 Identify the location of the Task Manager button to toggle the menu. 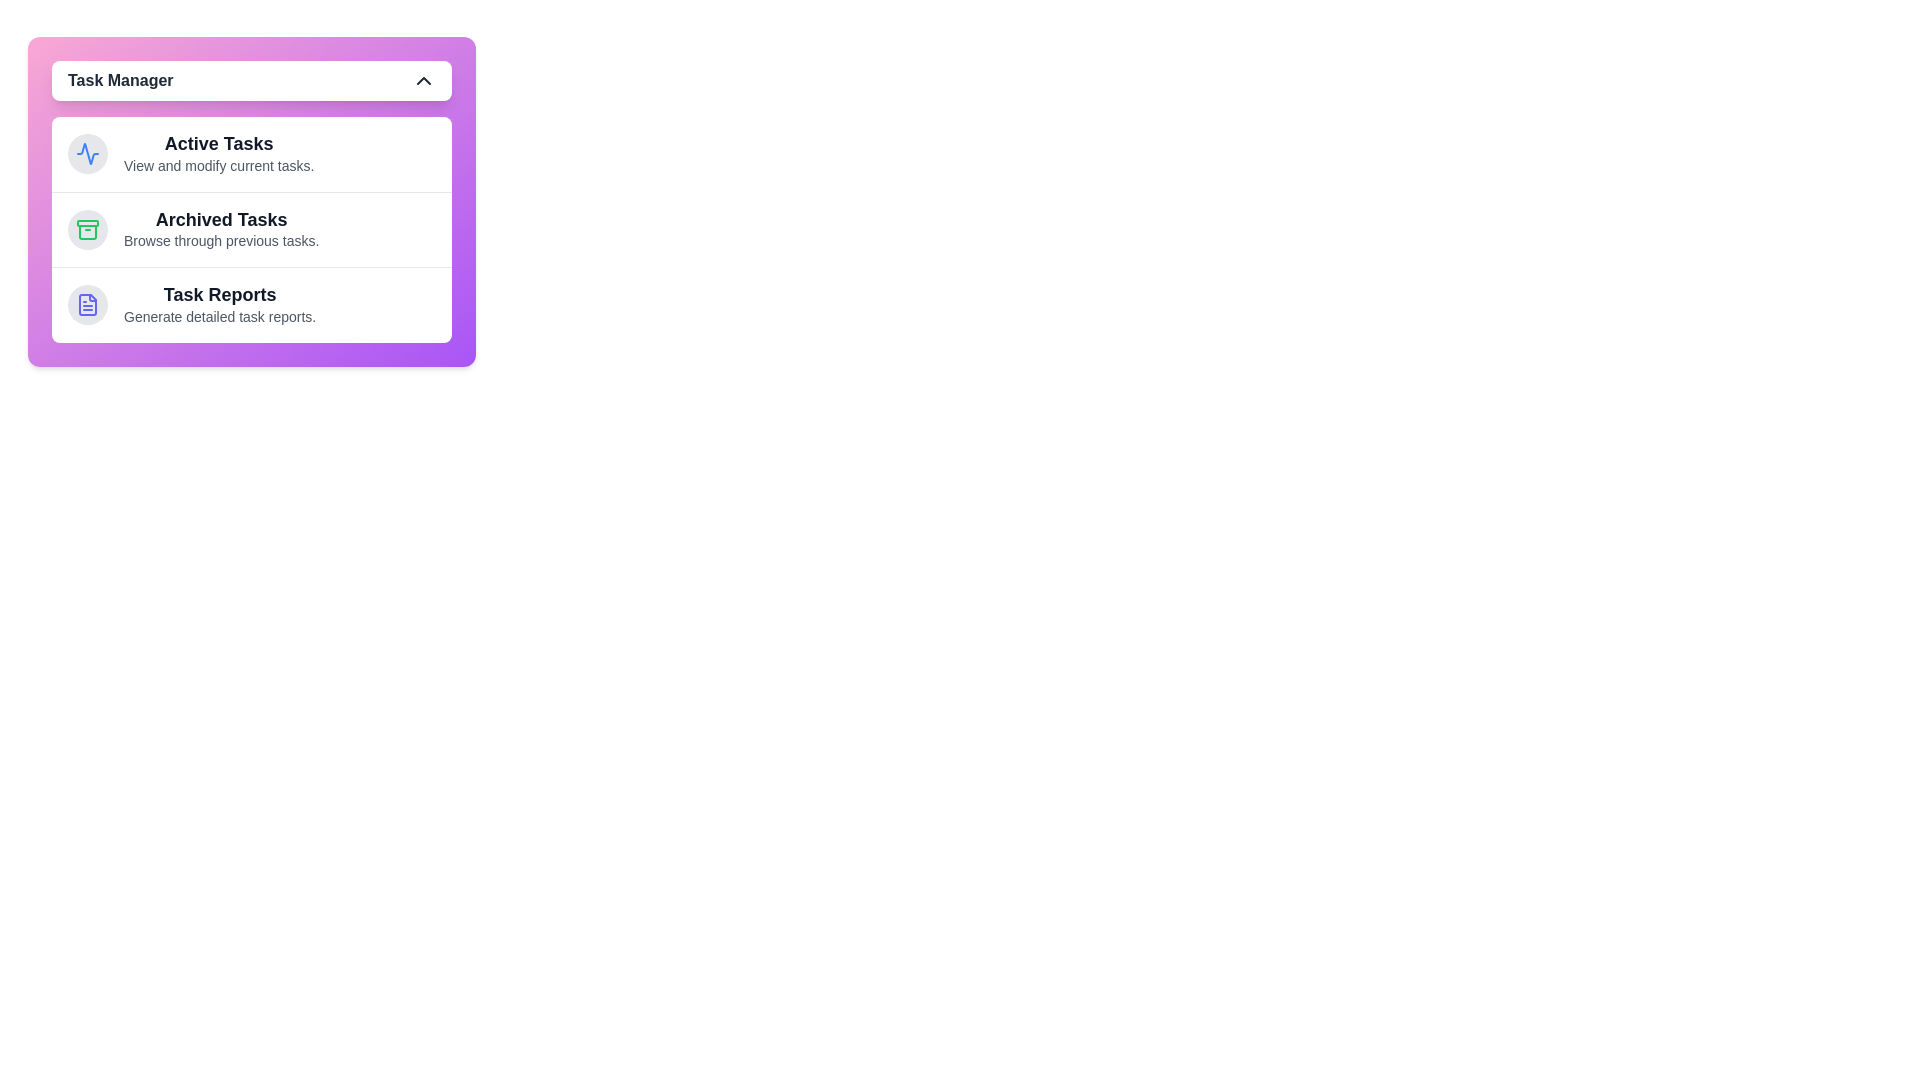
(251, 80).